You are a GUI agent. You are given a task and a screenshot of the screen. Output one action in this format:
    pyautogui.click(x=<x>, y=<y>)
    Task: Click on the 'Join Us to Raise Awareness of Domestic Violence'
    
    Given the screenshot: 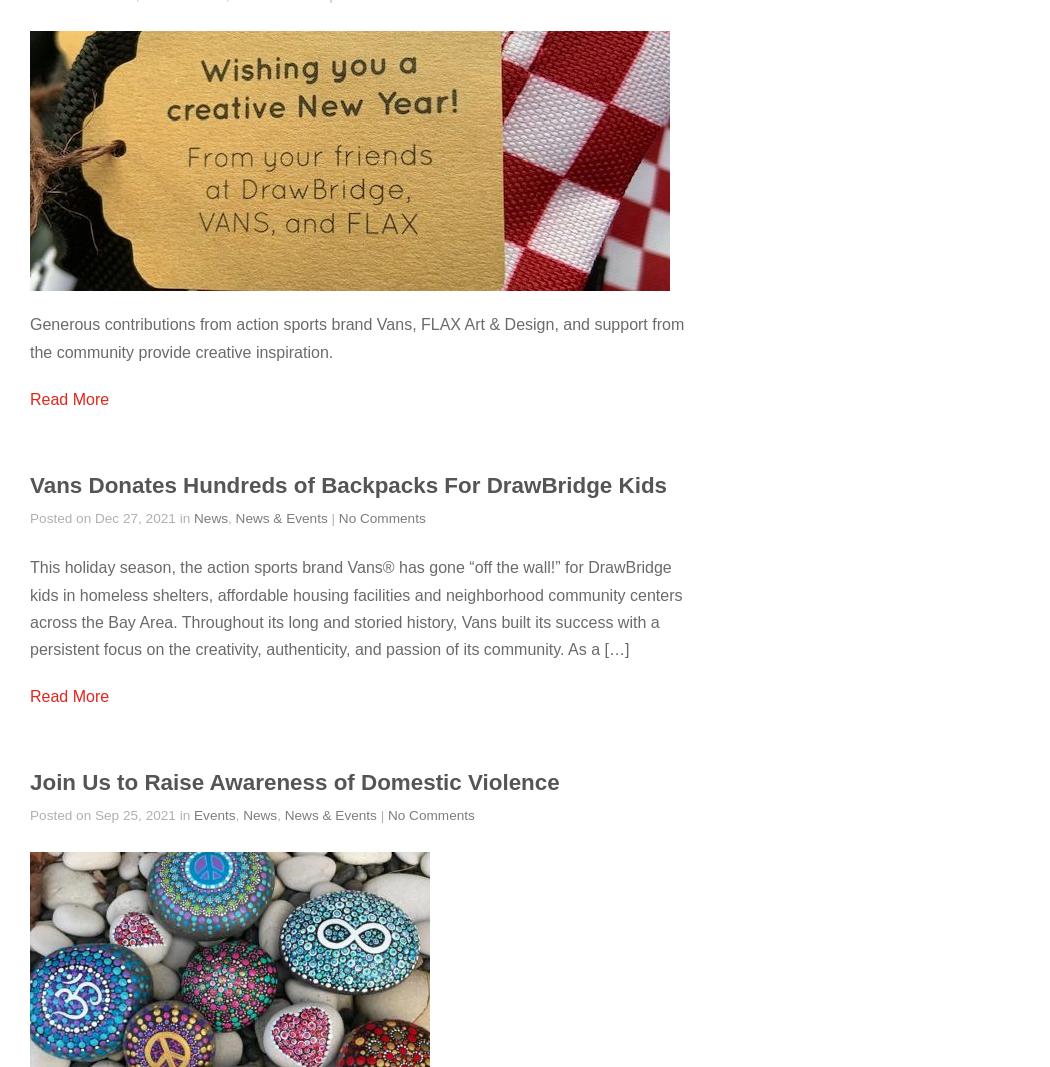 What is the action you would take?
    pyautogui.click(x=30, y=781)
    